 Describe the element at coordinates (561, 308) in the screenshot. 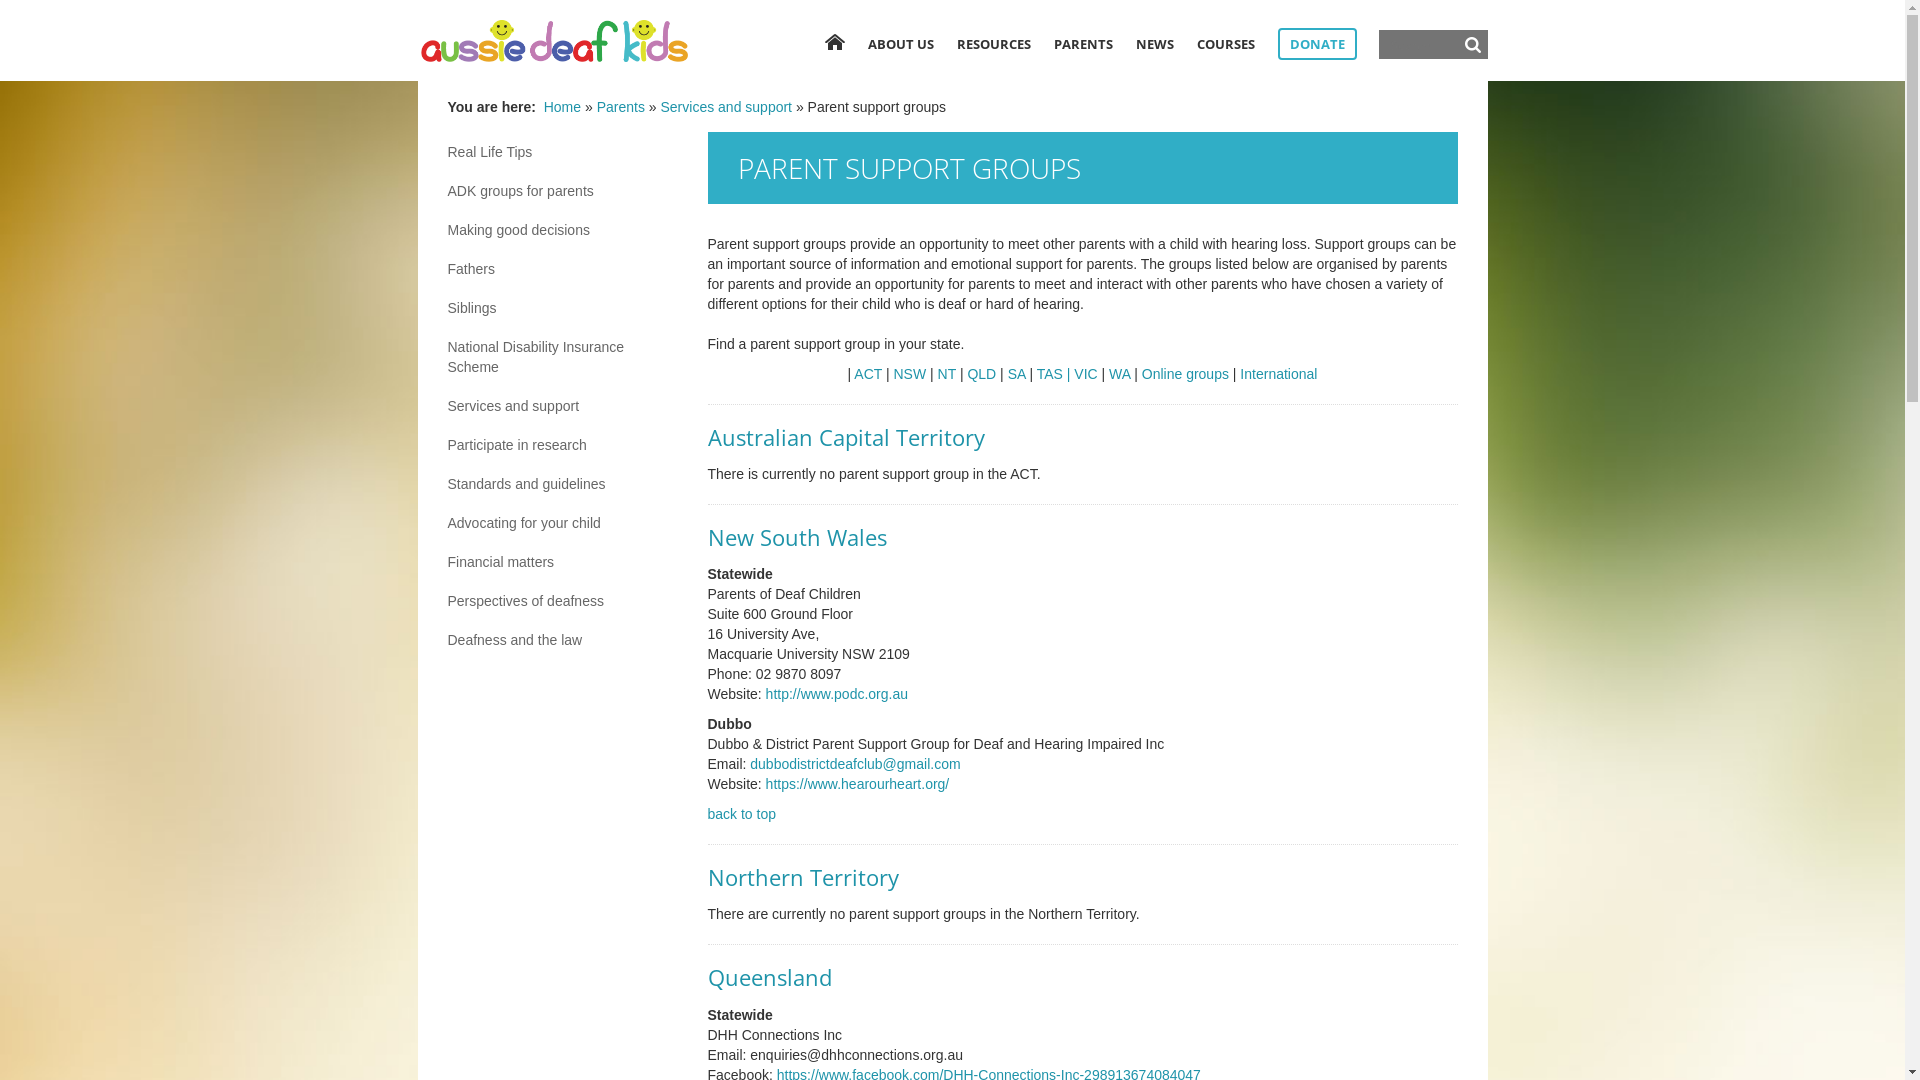

I see `'Siblings'` at that location.